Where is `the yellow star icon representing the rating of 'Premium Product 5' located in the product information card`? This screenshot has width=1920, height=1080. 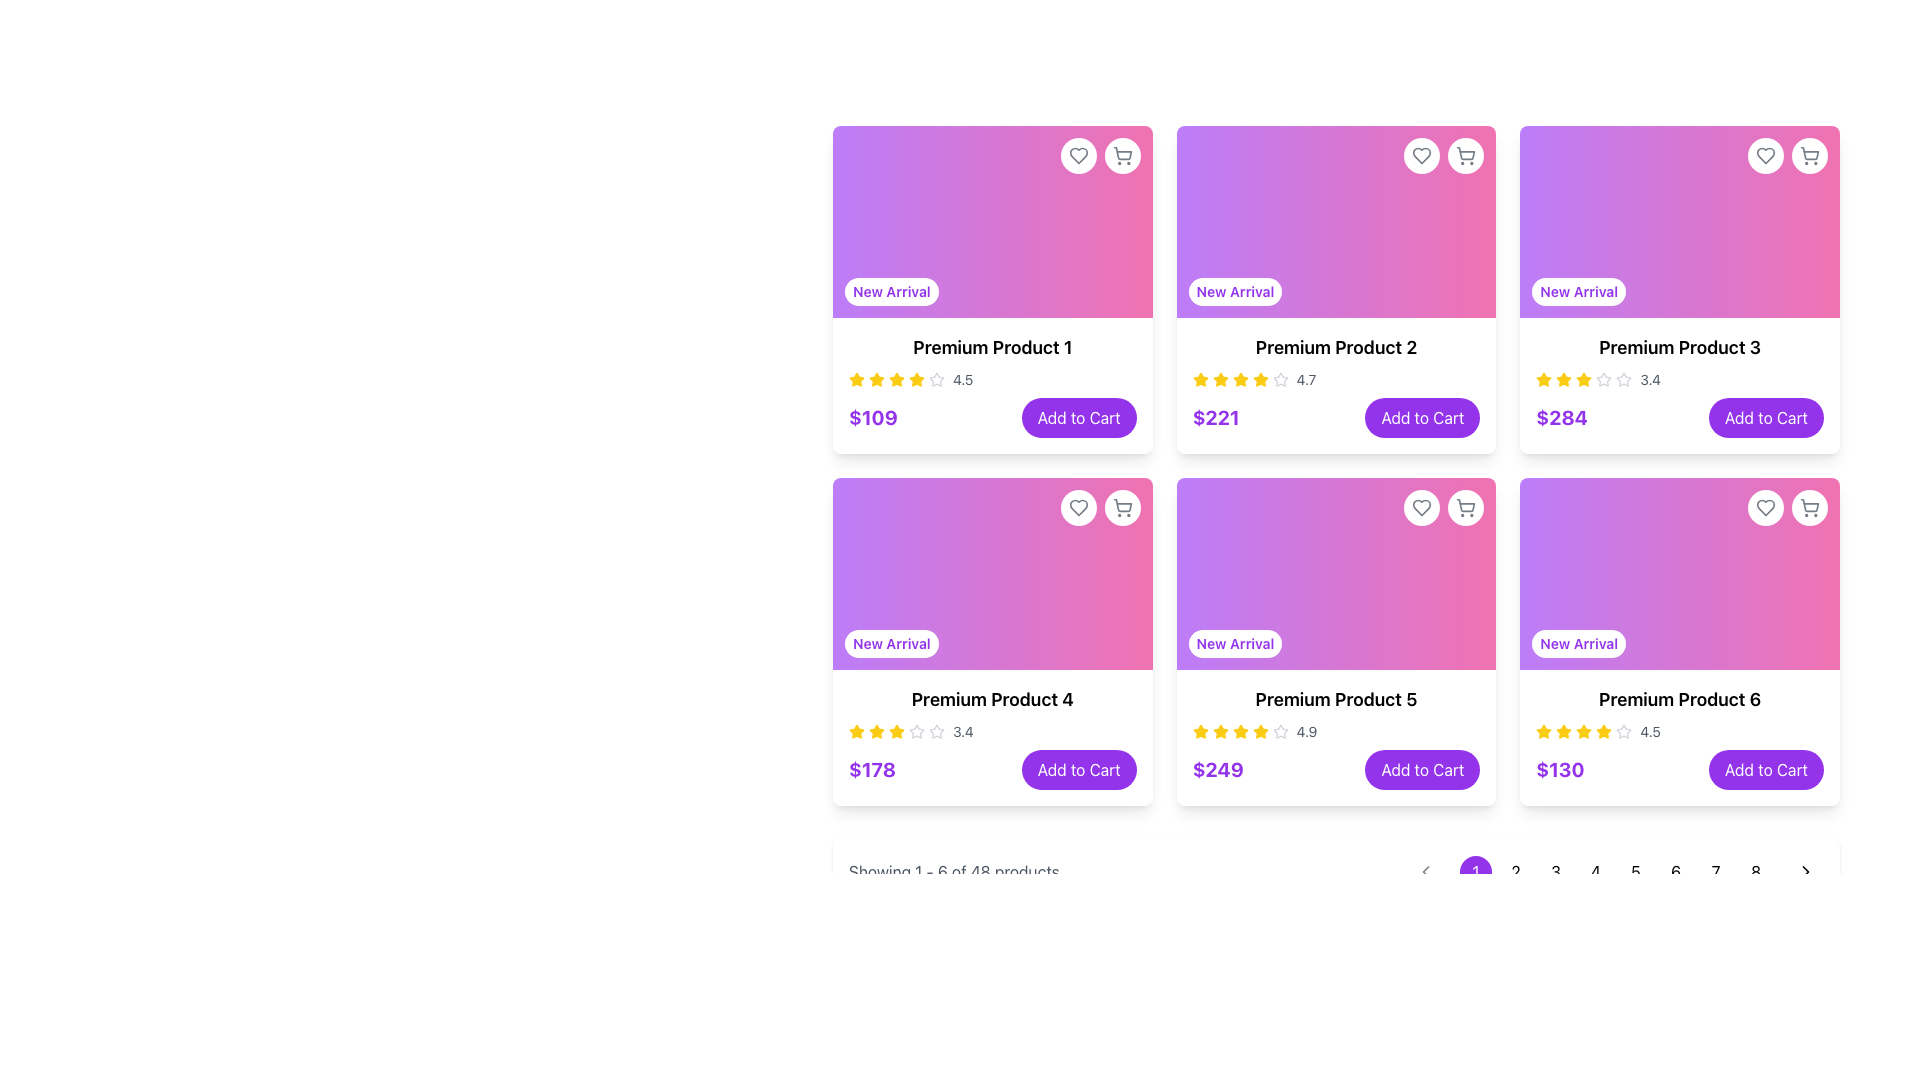
the yellow star icon representing the rating of 'Premium Product 5' located in the product information card is located at coordinates (1200, 731).